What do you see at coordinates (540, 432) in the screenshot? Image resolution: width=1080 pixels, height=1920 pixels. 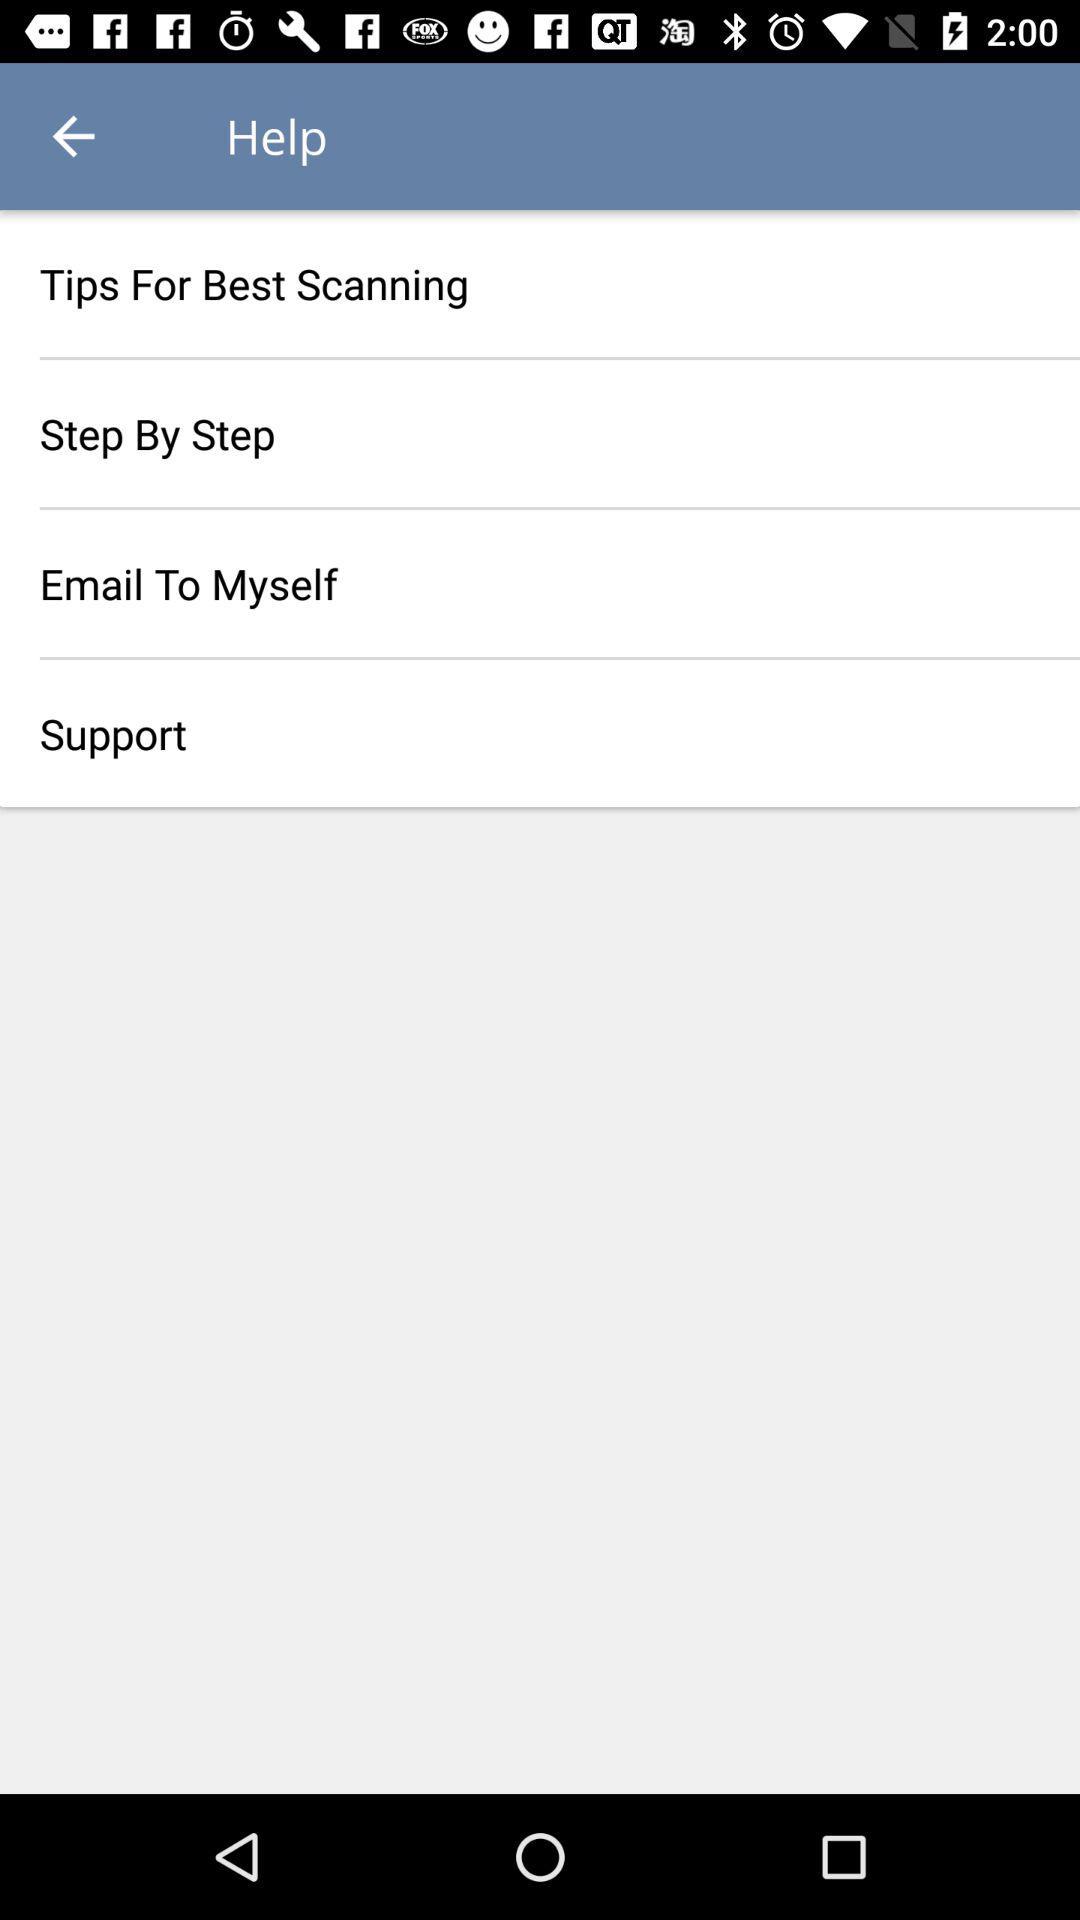 I see `item above email to myself icon` at bounding box center [540, 432].